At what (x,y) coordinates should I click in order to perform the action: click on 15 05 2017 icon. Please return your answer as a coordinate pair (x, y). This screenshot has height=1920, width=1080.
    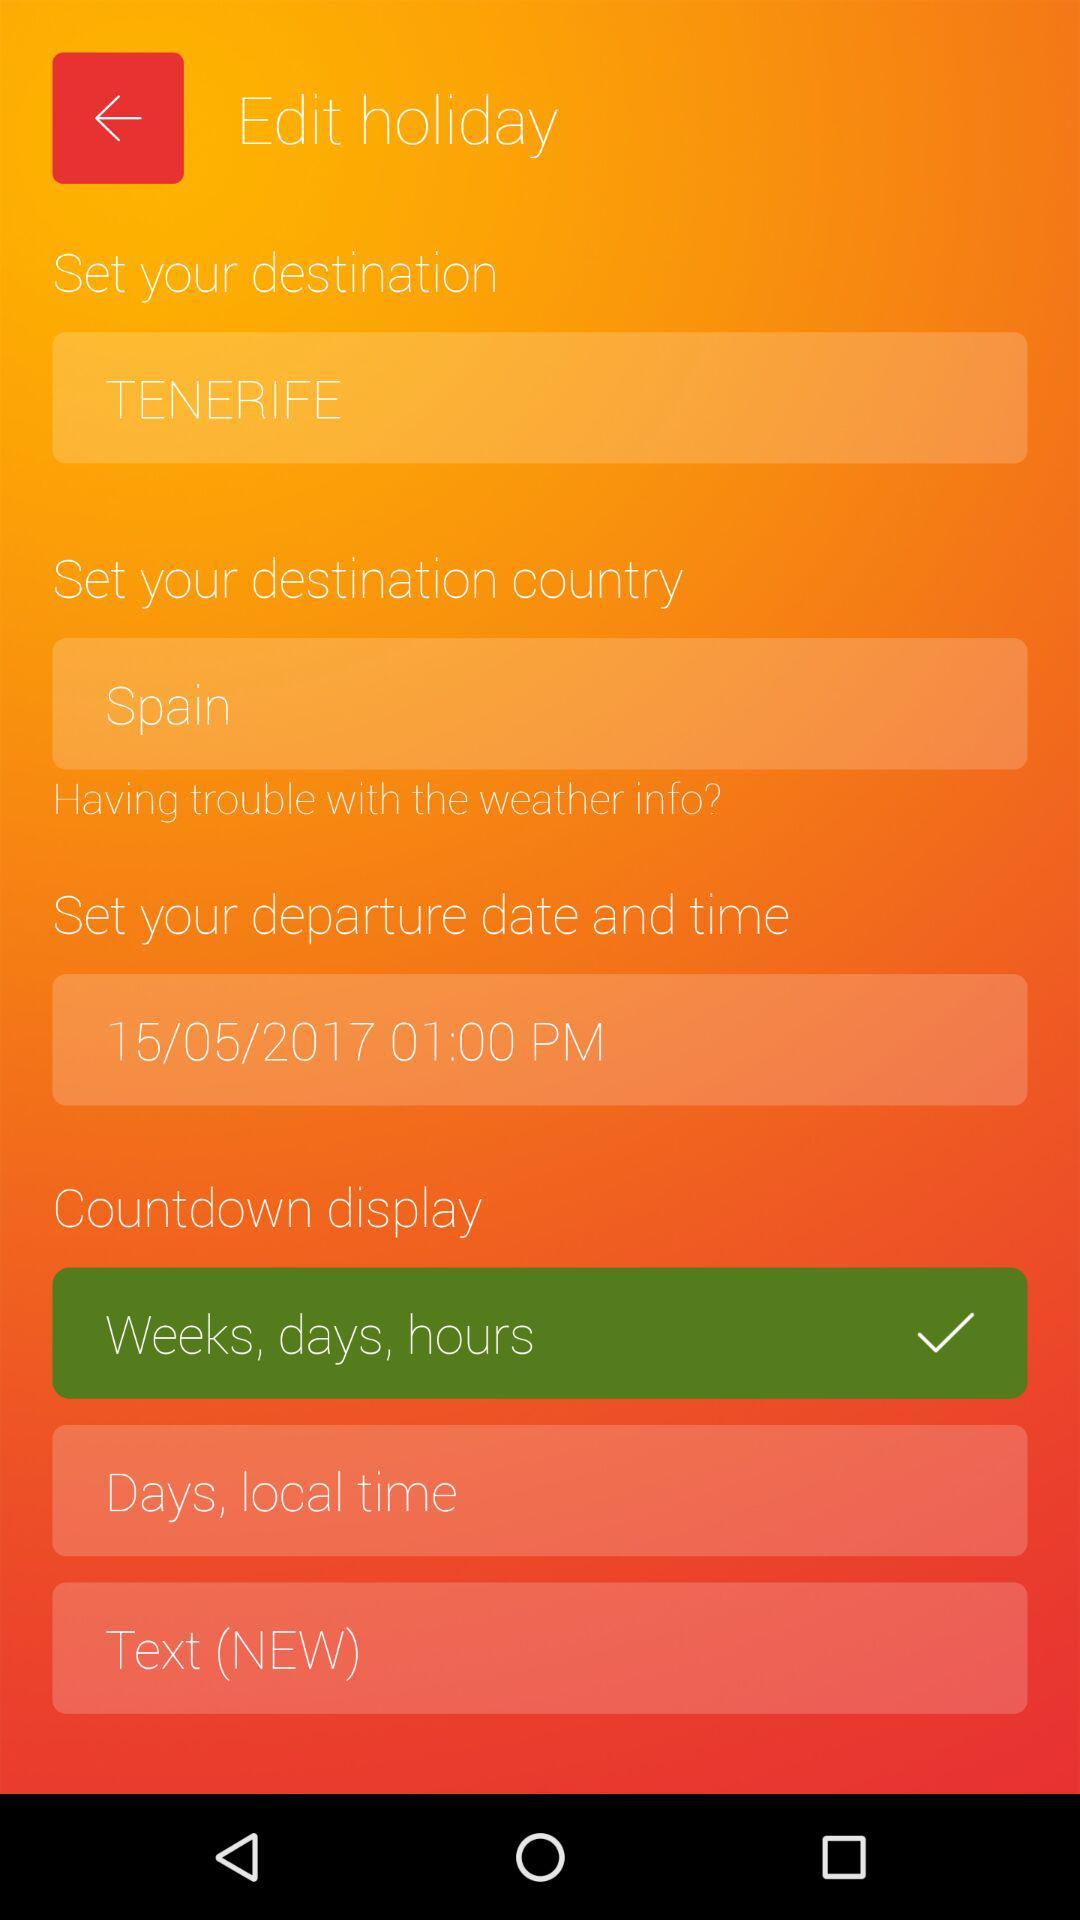
    Looking at the image, I should click on (540, 1039).